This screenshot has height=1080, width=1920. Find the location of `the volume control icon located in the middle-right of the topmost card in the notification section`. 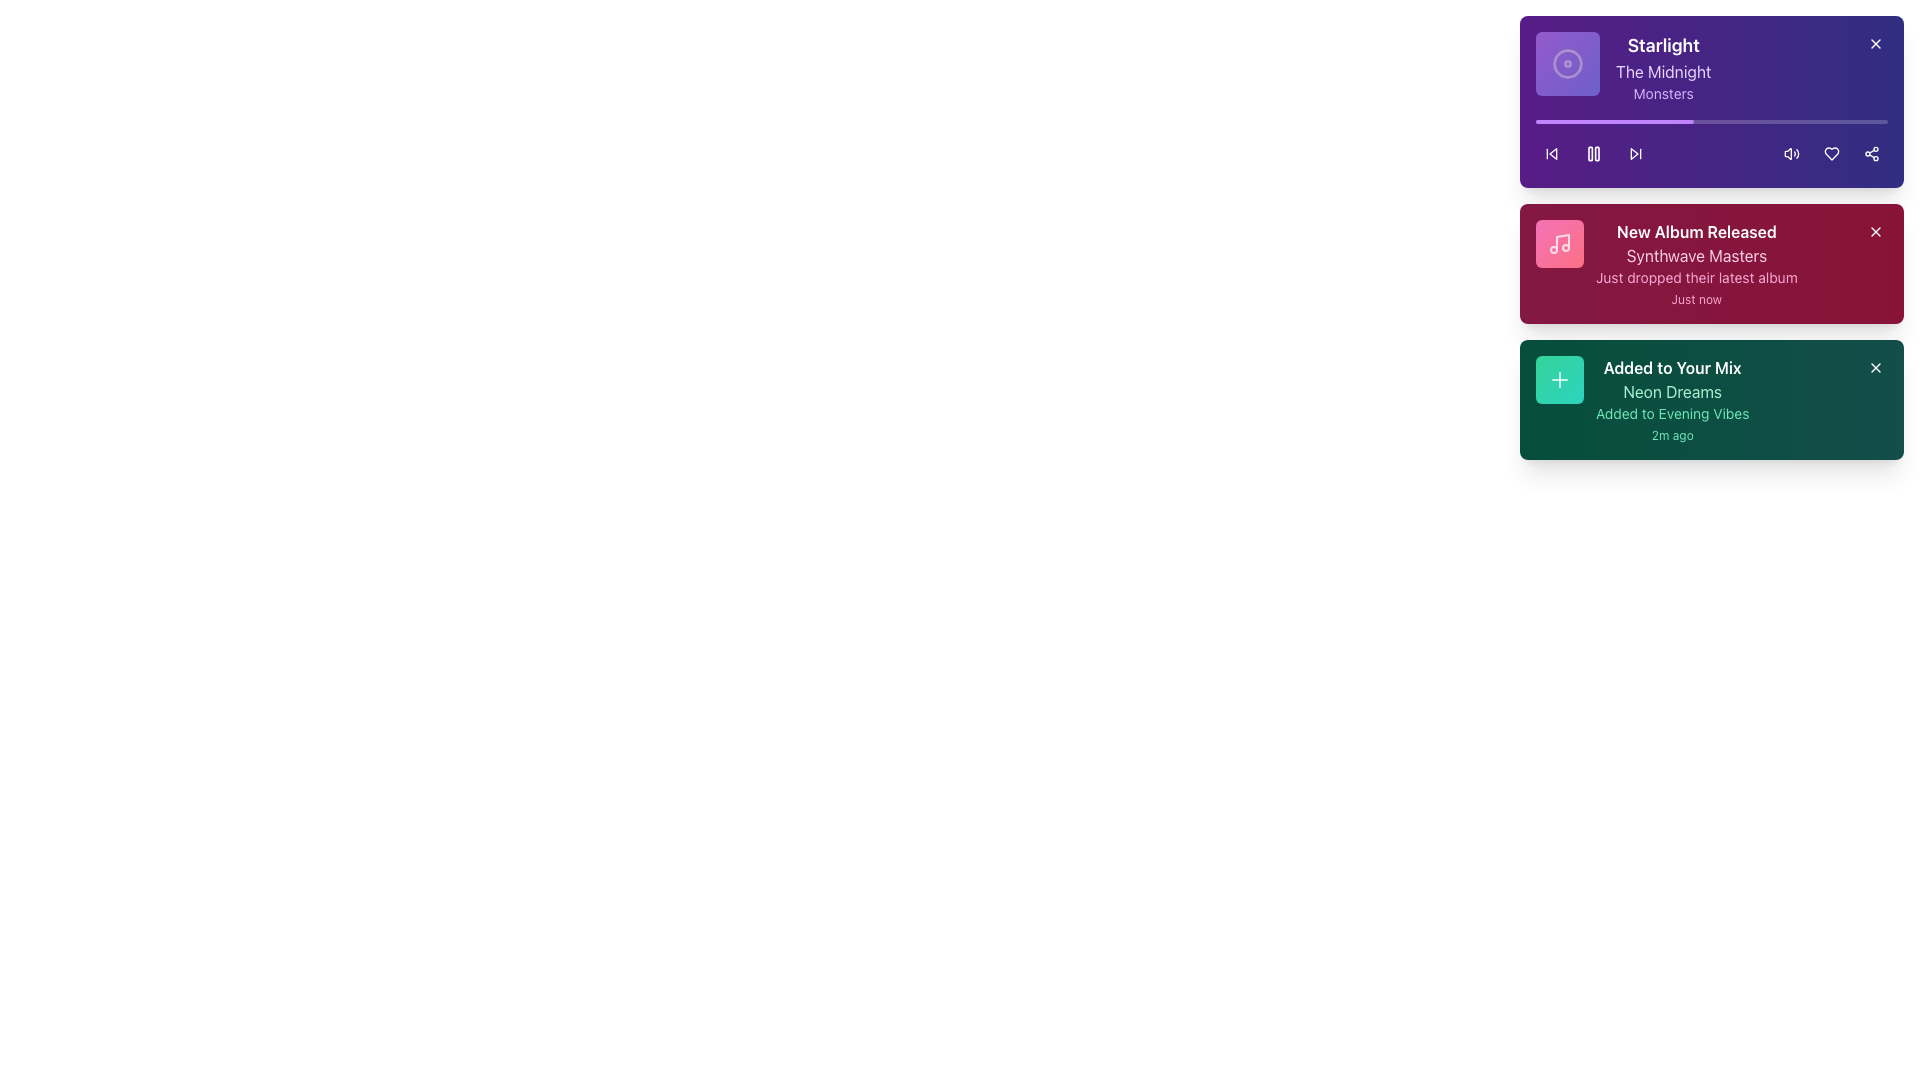

the volume control icon located in the middle-right of the topmost card in the notification section is located at coordinates (1791, 153).